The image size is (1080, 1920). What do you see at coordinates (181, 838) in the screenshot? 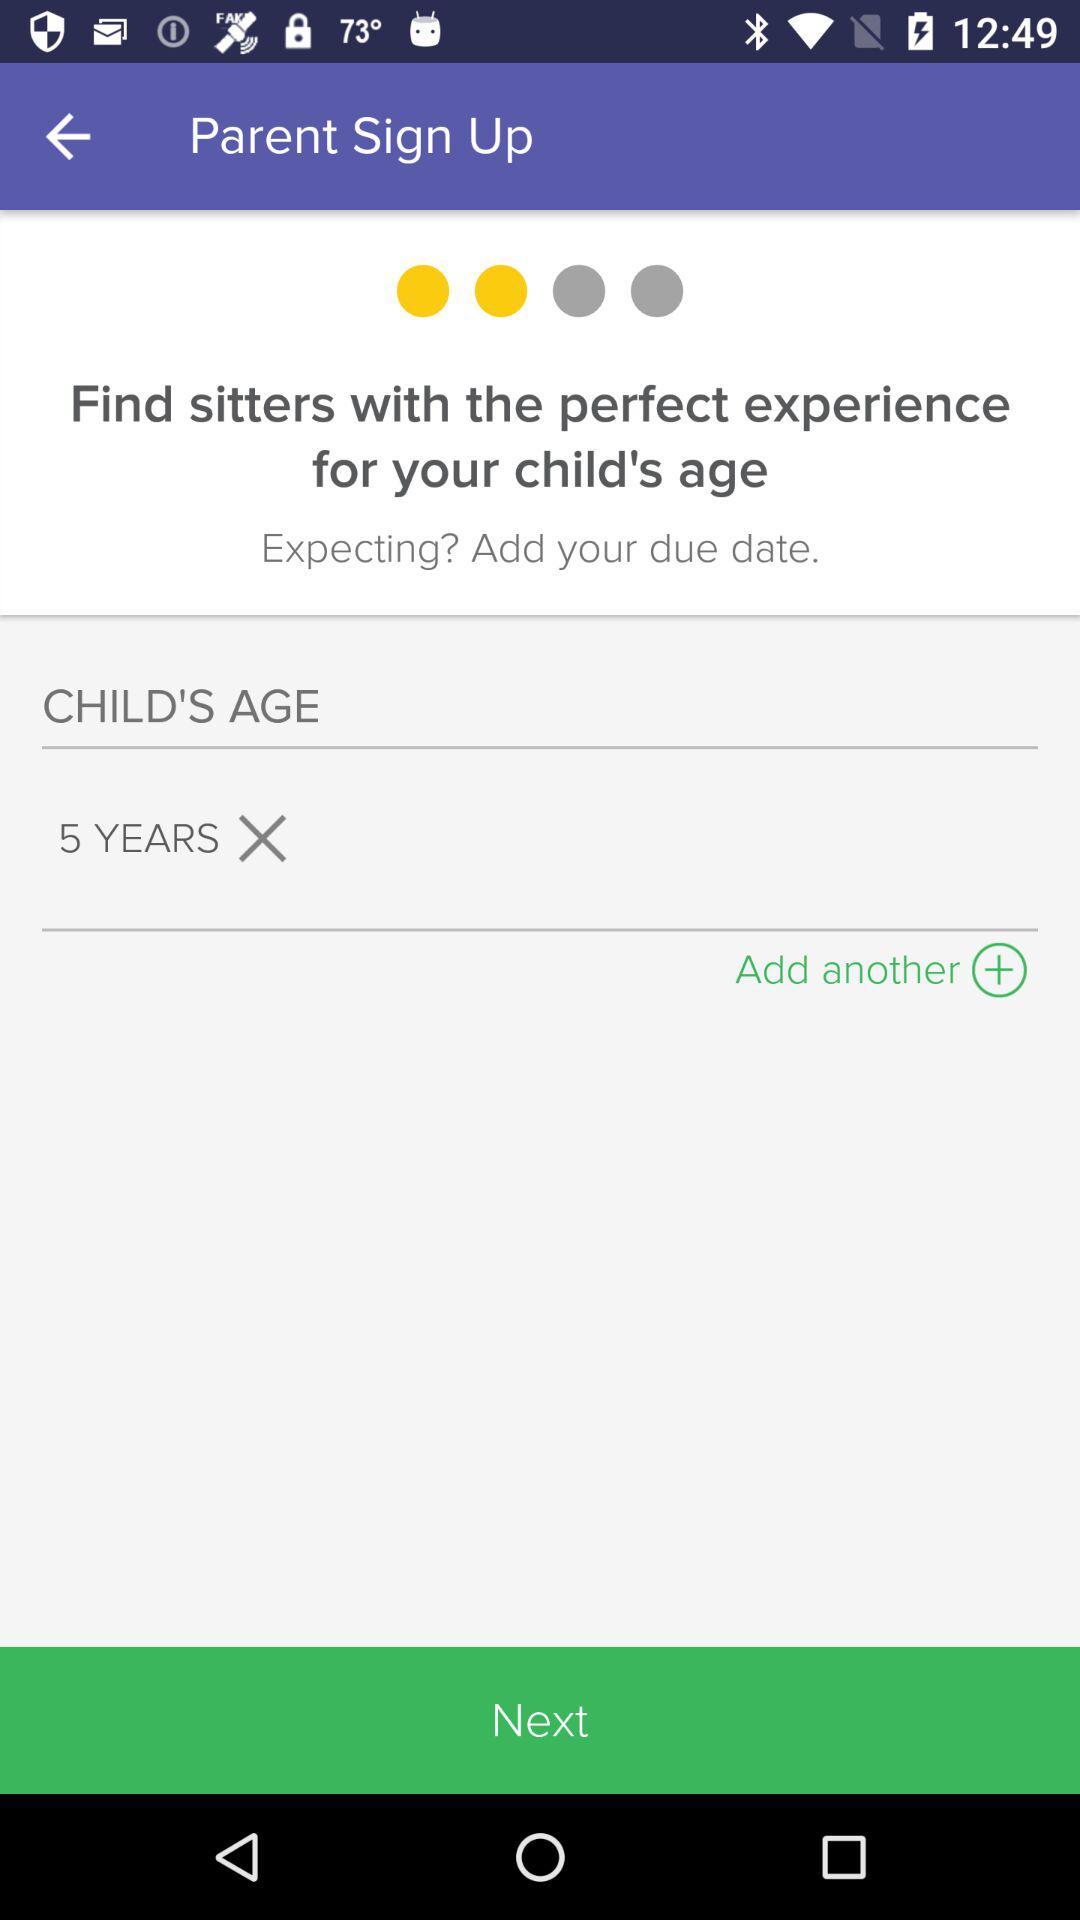
I see `the 5 years` at bounding box center [181, 838].